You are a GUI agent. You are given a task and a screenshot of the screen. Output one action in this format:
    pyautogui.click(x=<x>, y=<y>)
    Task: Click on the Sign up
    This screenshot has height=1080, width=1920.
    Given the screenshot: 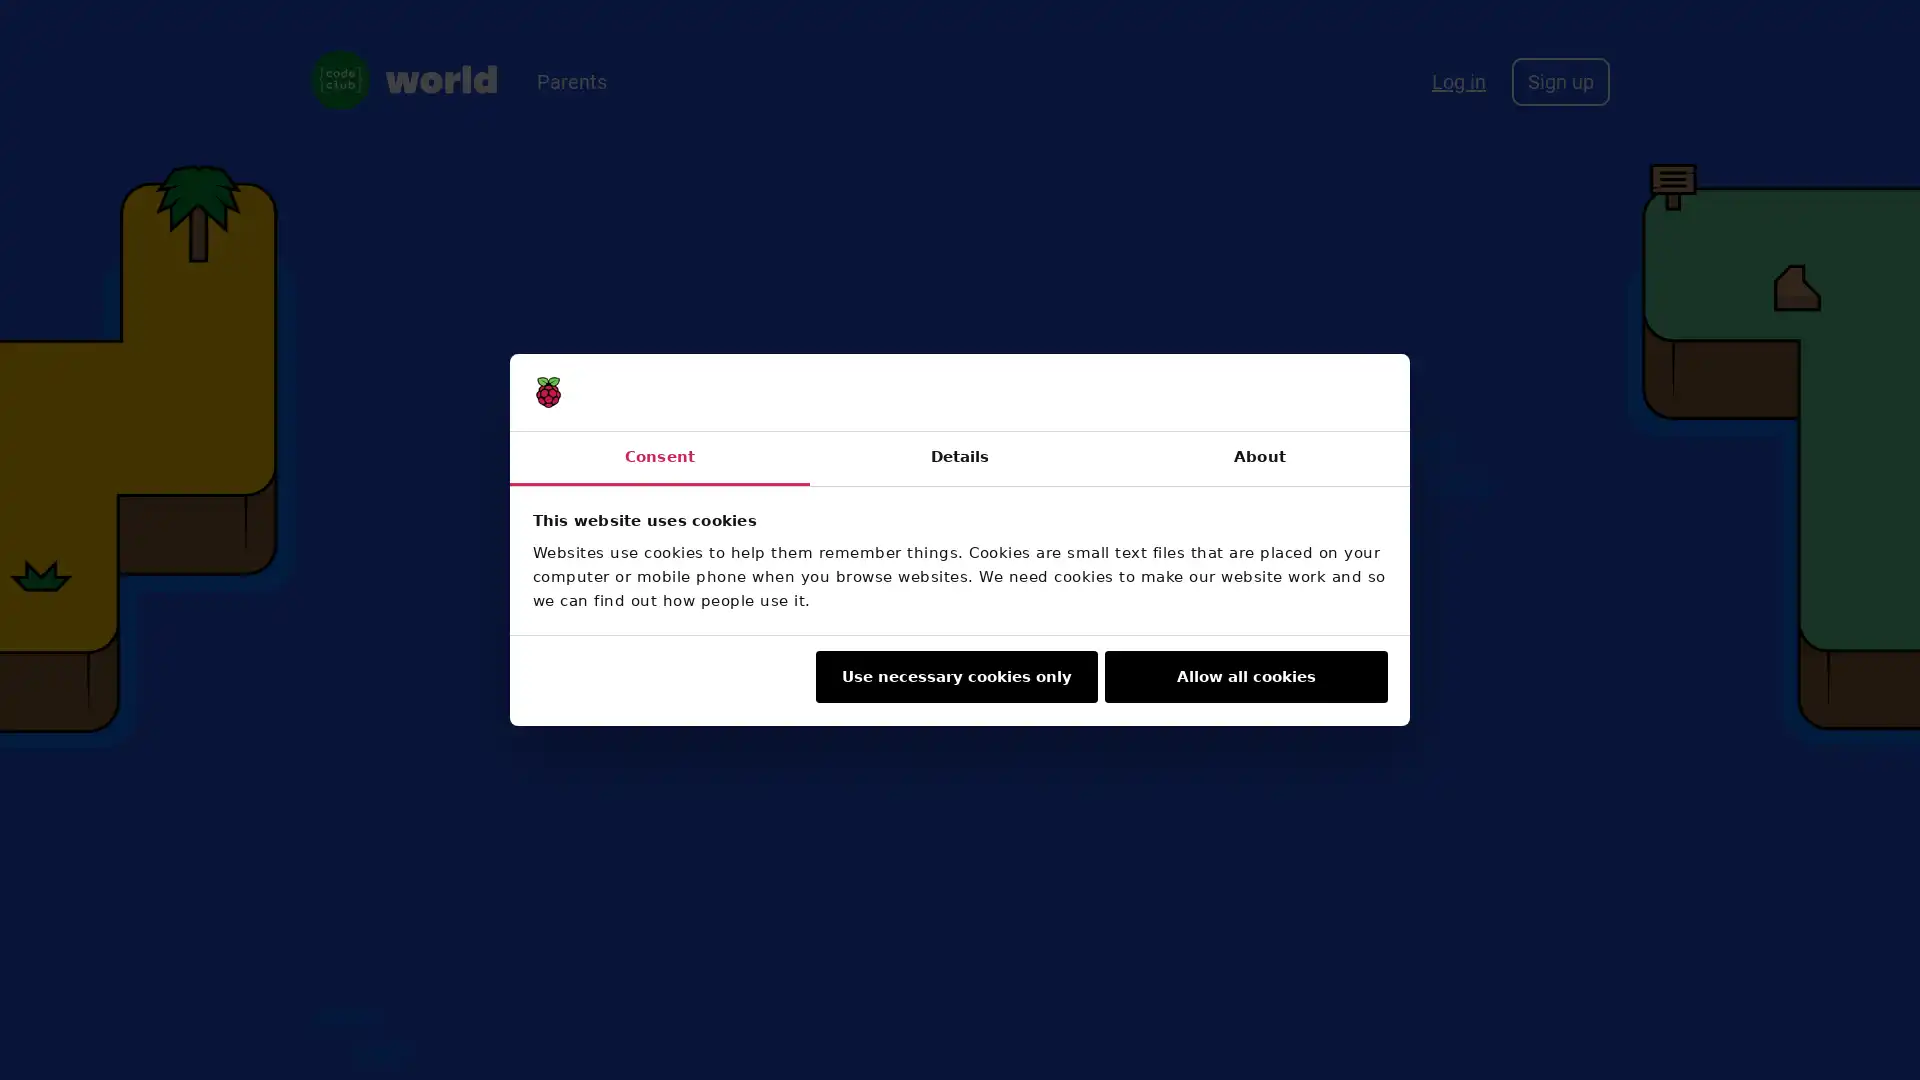 What is the action you would take?
    pyautogui.click(x=1559, y=80)
    